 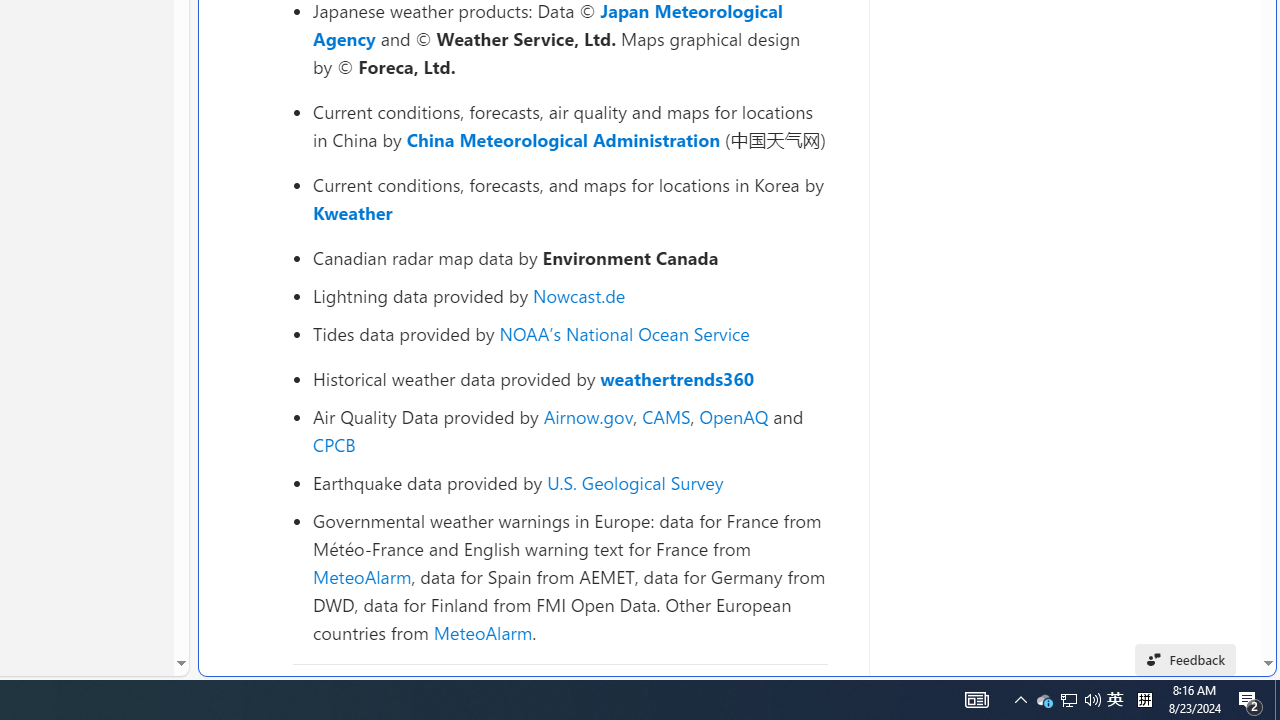 I want to click on 'weathertrends360', so click(x=677, y=379).